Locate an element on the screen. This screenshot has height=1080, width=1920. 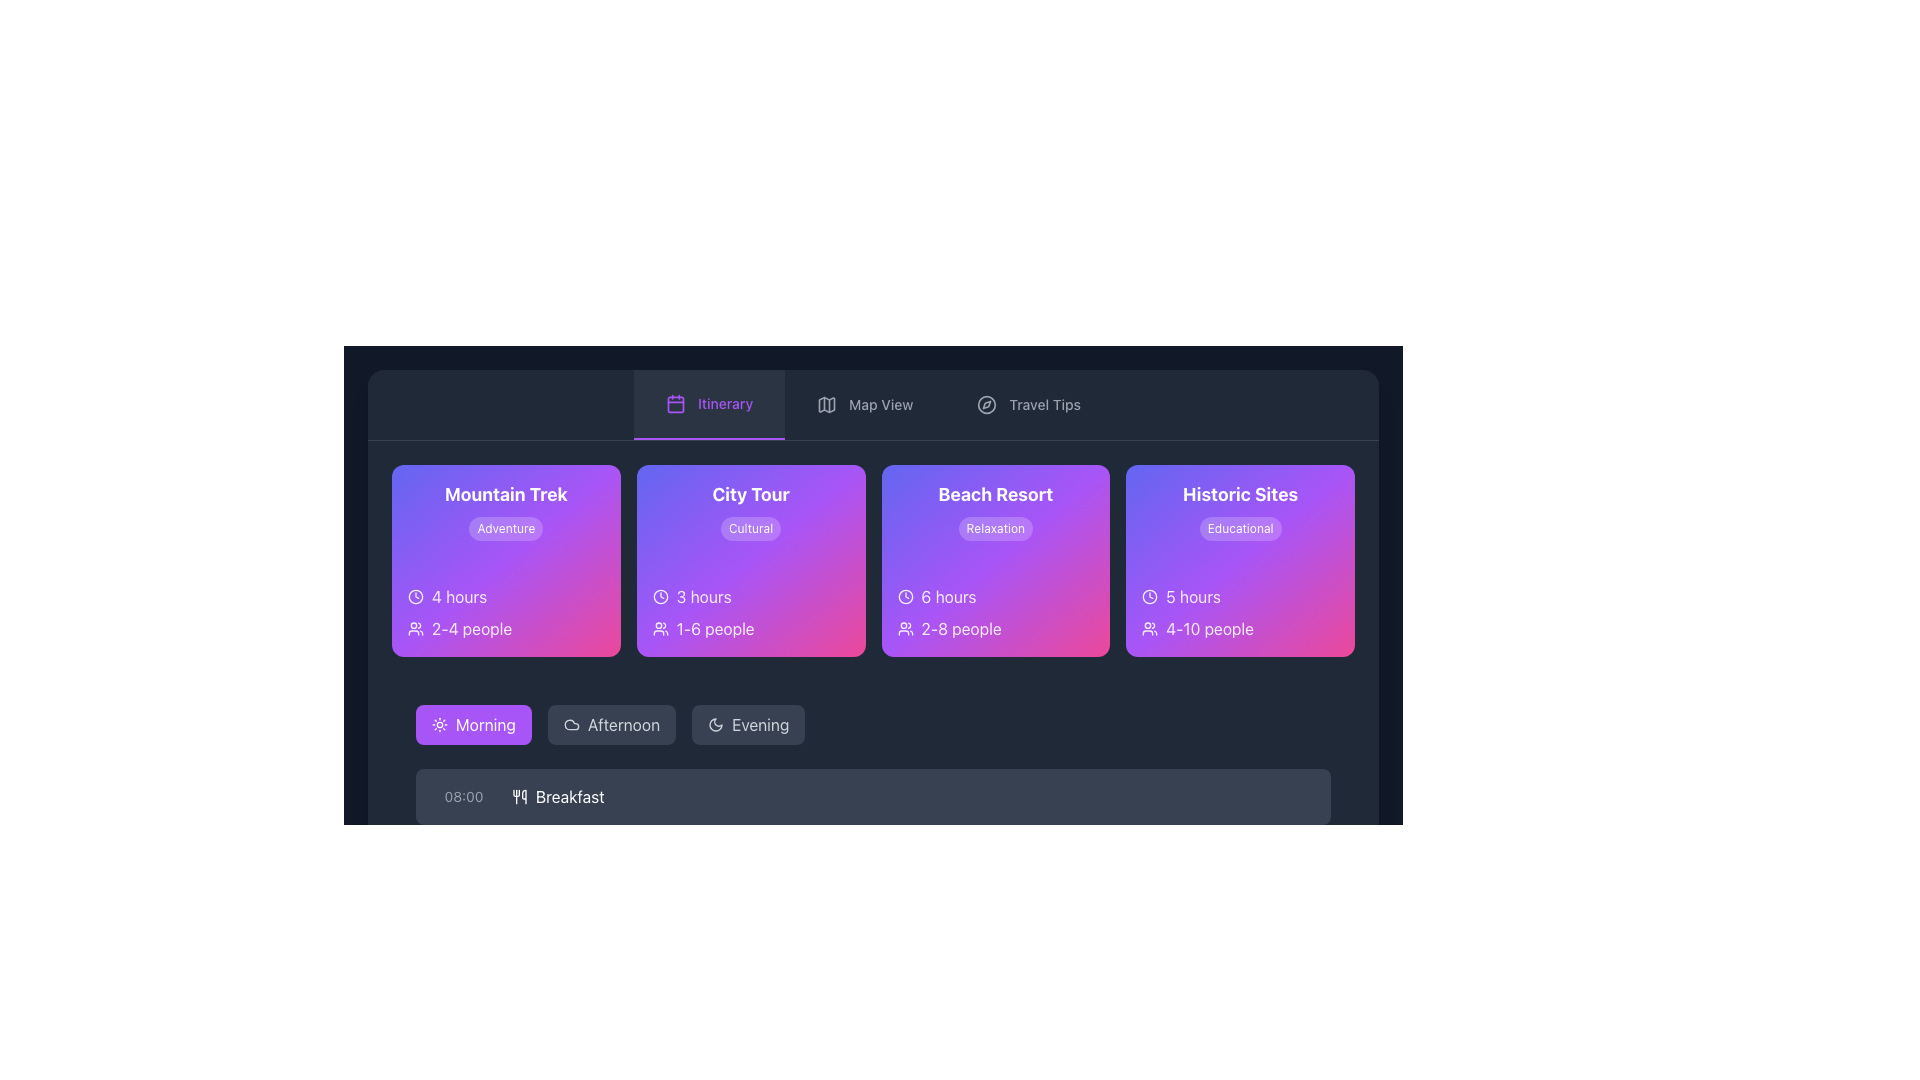
the clock-shaped icon located to the left of the text '6 hours' in the 'Beach Resort' section is located at coordinates (904, 596).